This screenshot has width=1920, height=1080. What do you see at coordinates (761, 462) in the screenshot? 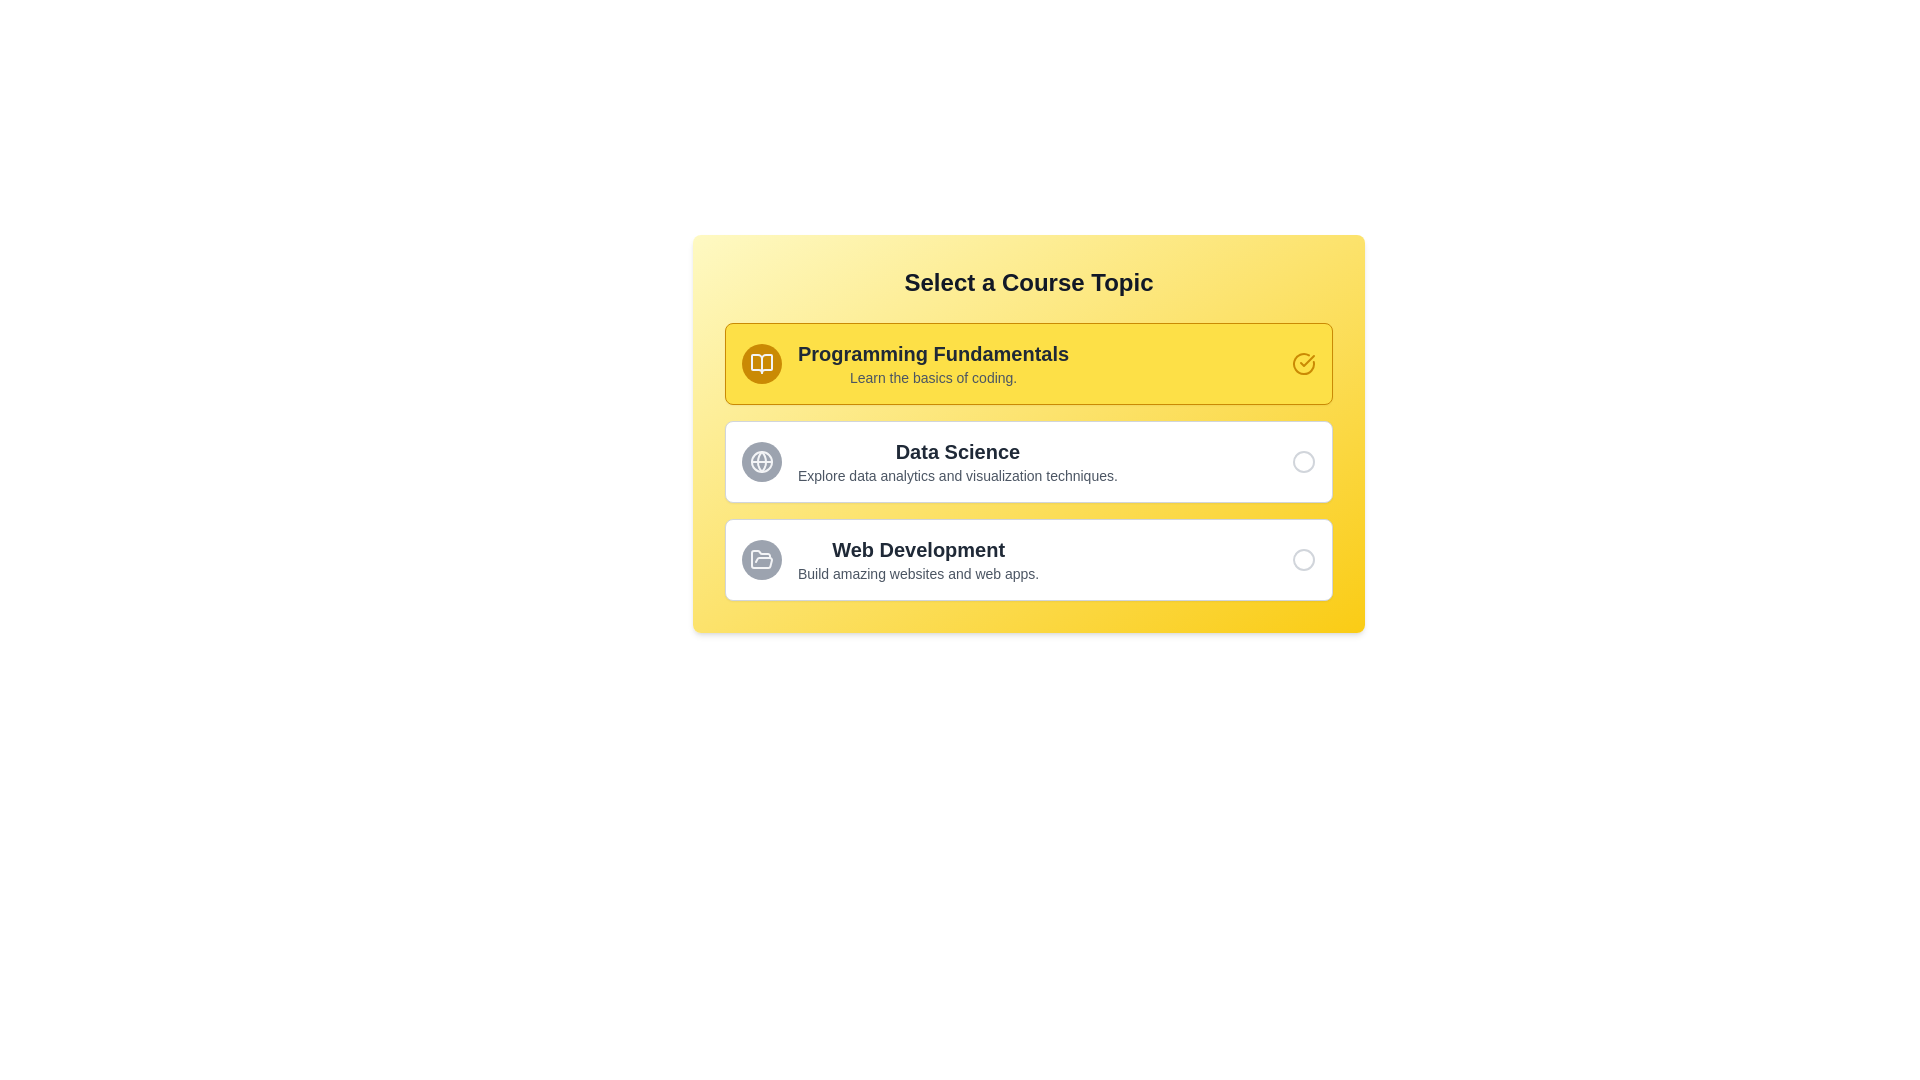
I see `the SVG circle component that is part of a globe icon, indicating global scope or international content` at bounding box center [761, 462].